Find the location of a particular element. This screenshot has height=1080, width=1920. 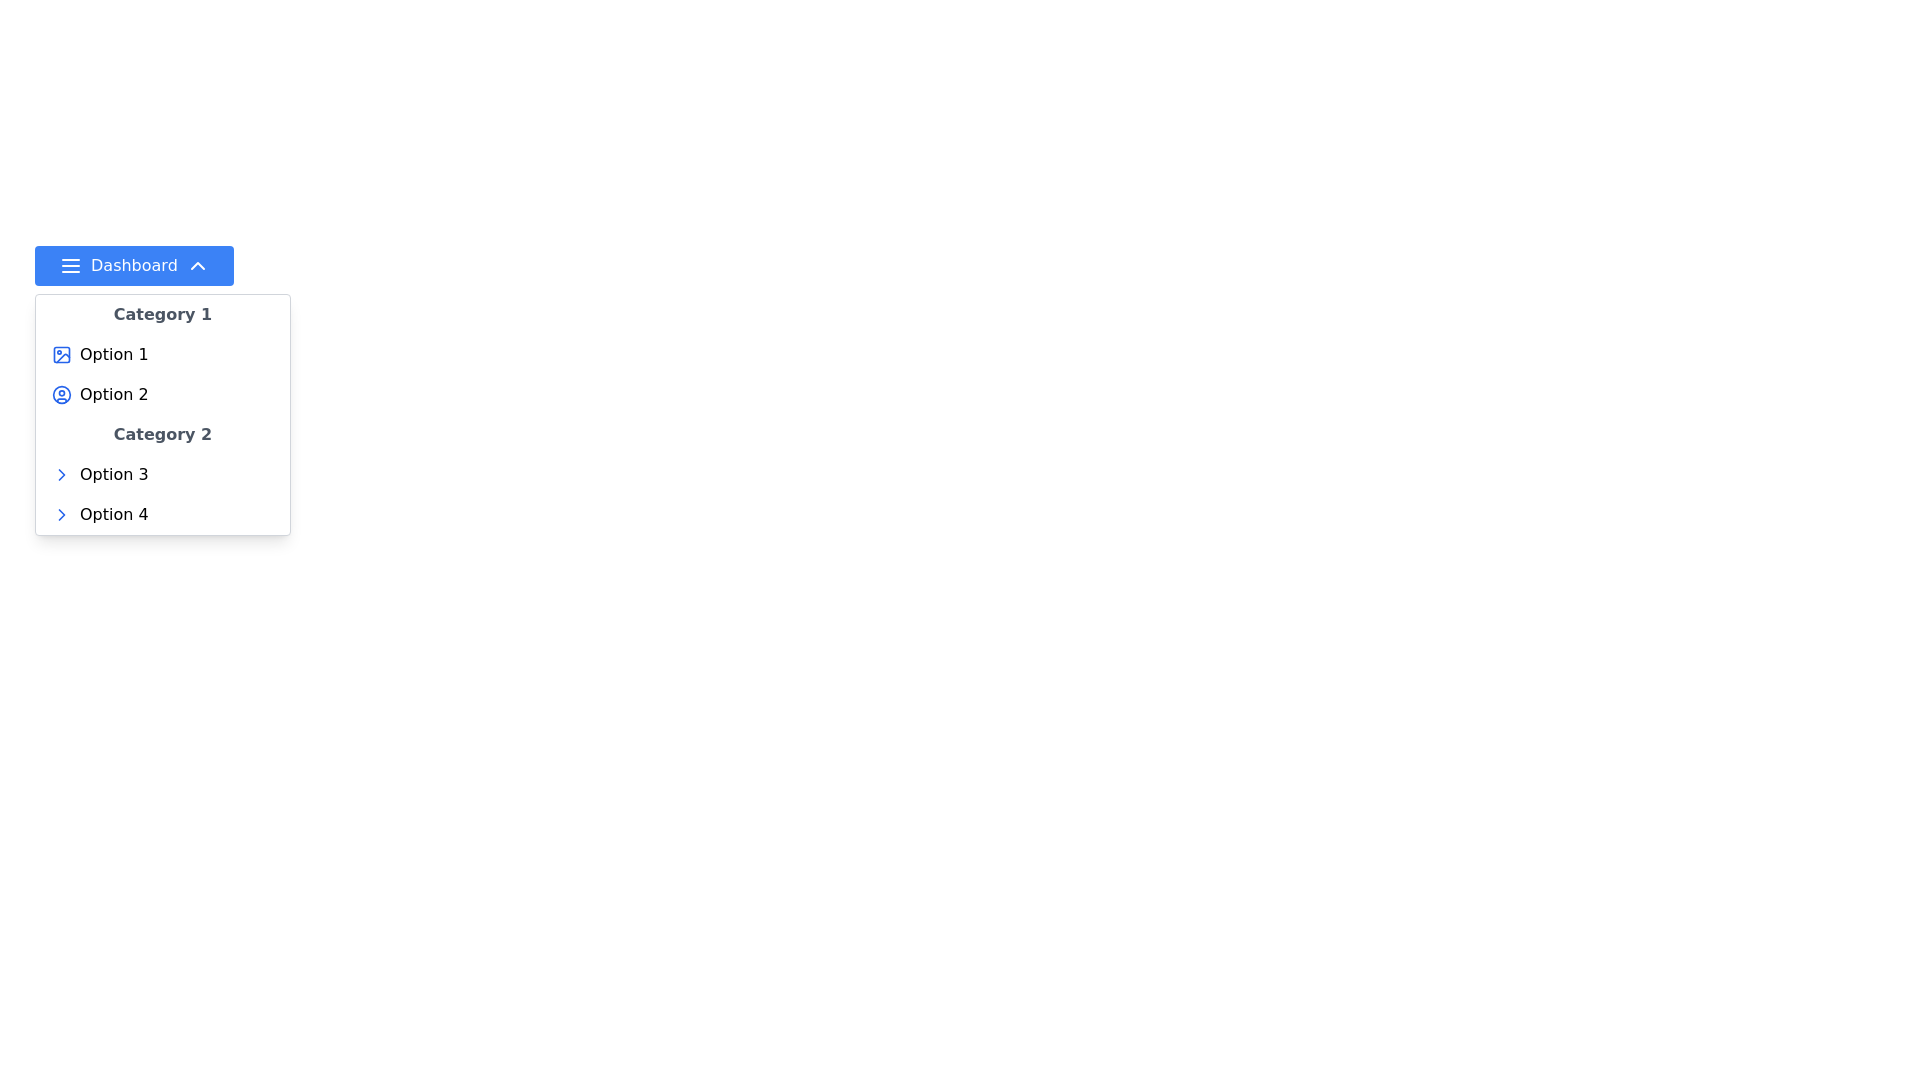

the non-interactive header or category label in the dropdown panel, which is positioned above 'Option 1' and below the 'Dashboard' section is located at coordinates (163, 315).